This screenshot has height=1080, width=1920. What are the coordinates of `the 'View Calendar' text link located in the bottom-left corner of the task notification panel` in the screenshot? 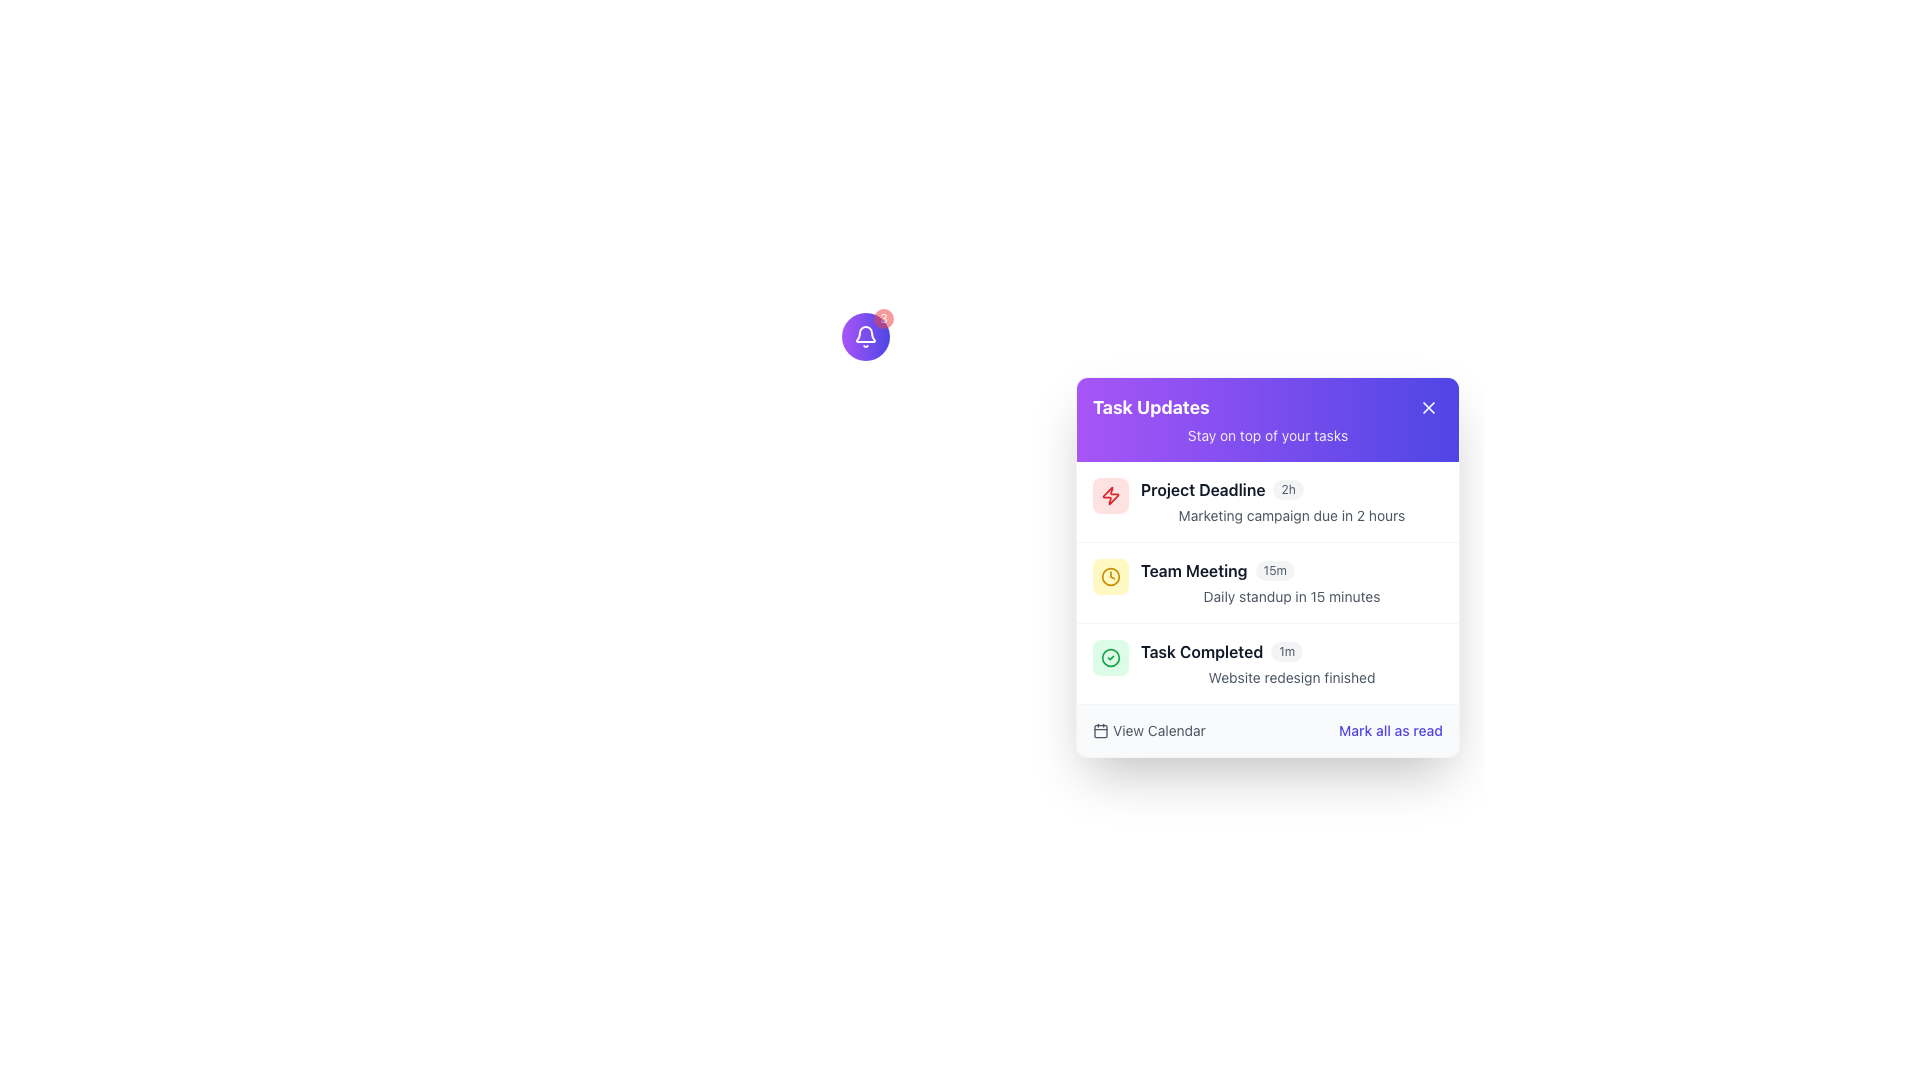 It's located at (1159, 731).